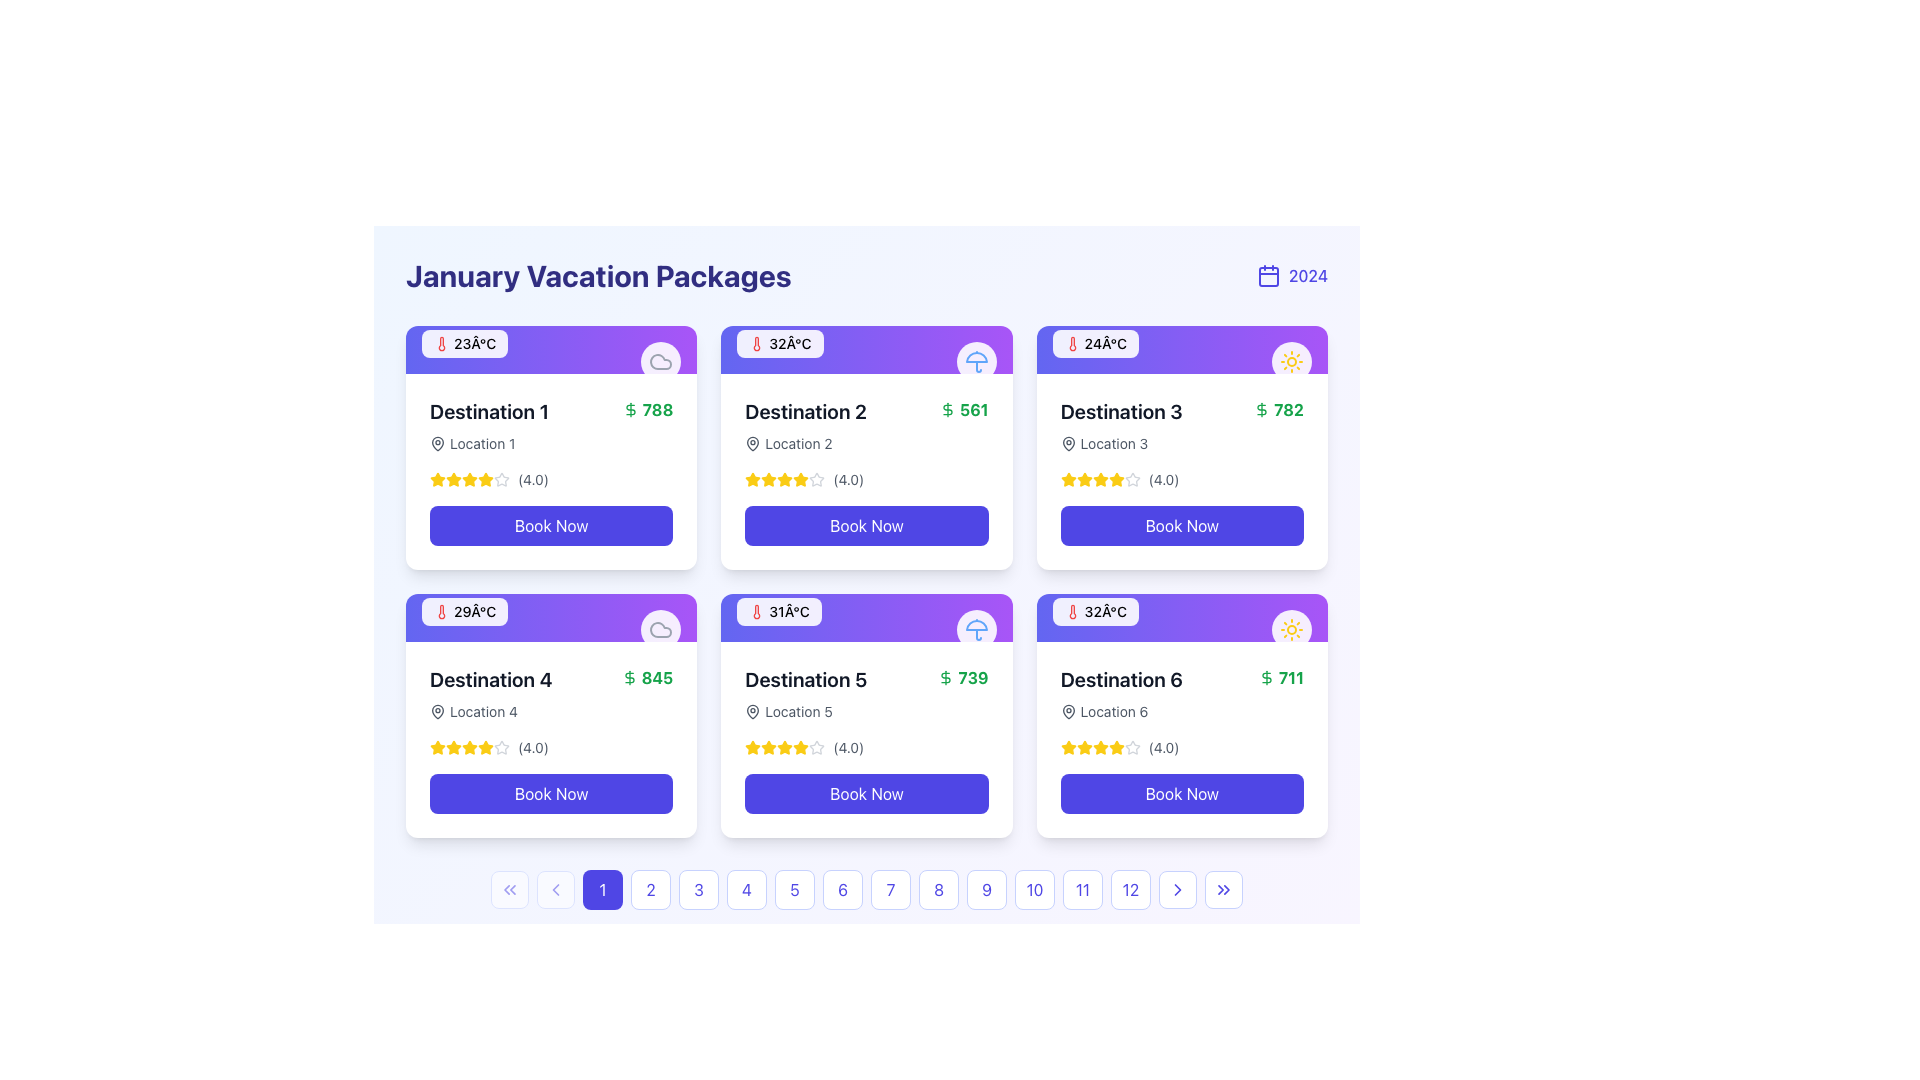 The height and width of the screenshot is (1080, 1920). Describe the element at coordinates (491, 711) in the screenshot. I see `the 'Location 4' text with pin icon located in the 'Destination 4' card, which is positioned in the second row and first column of the grid layout` at that location.